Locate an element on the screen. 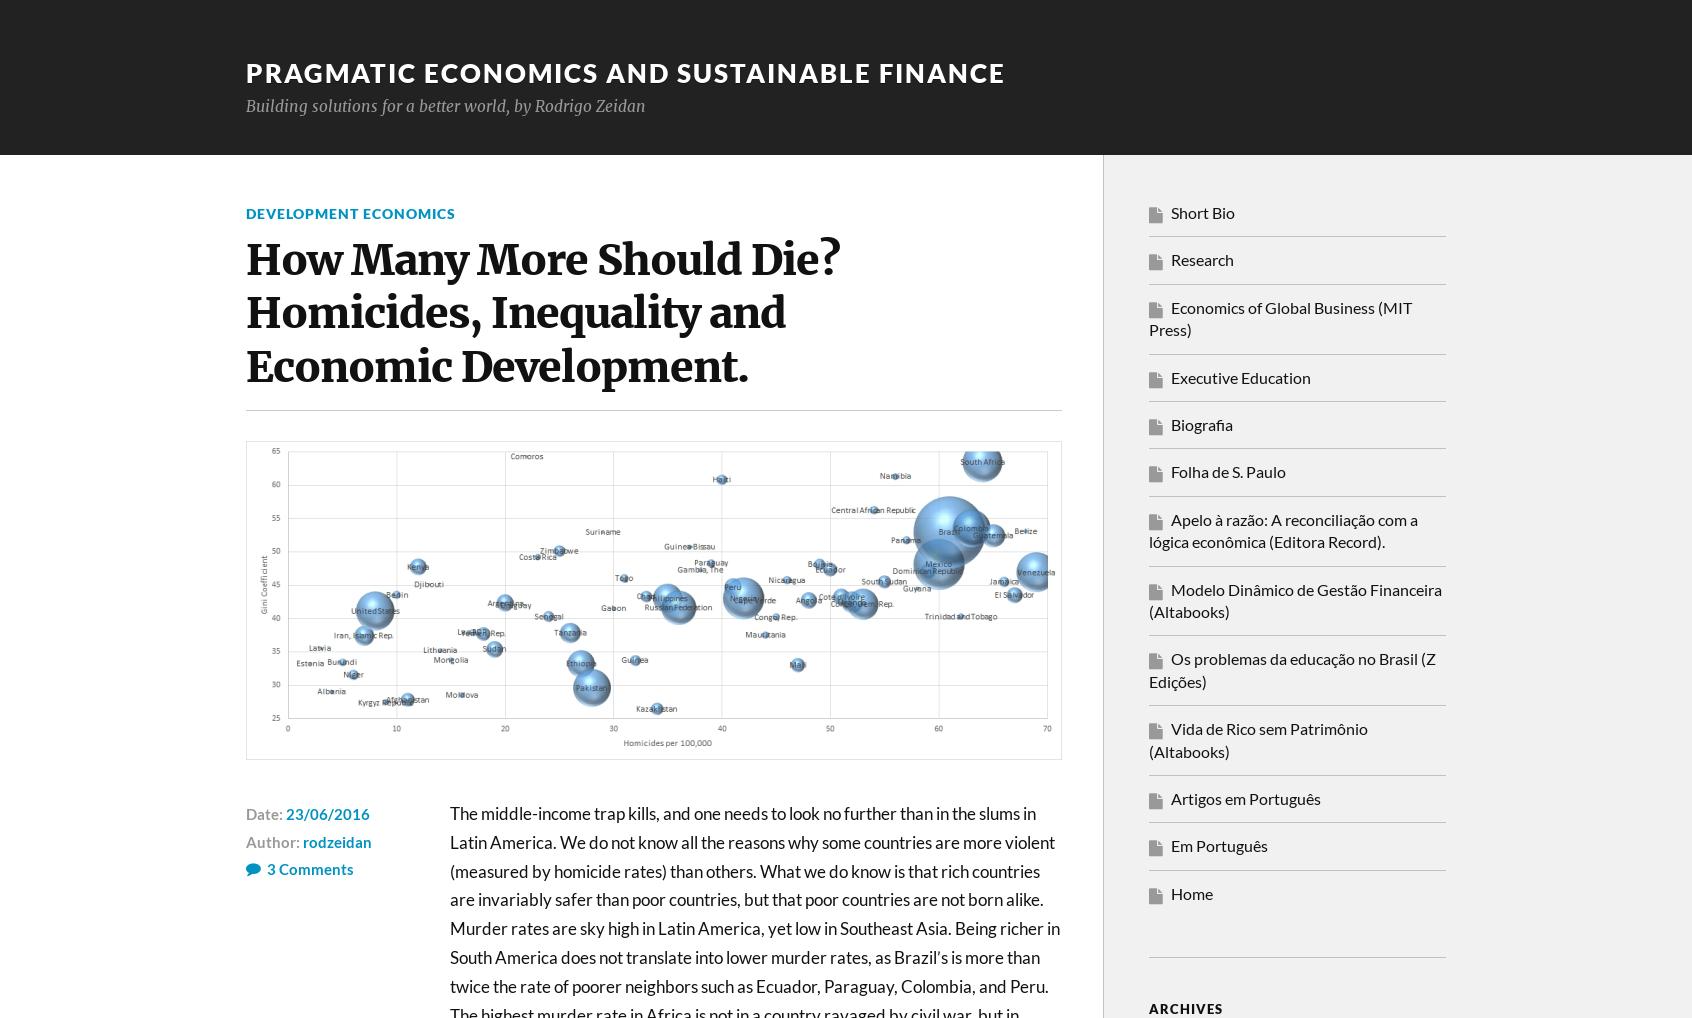  'Archives' is located at coordinates (1184, 1009).